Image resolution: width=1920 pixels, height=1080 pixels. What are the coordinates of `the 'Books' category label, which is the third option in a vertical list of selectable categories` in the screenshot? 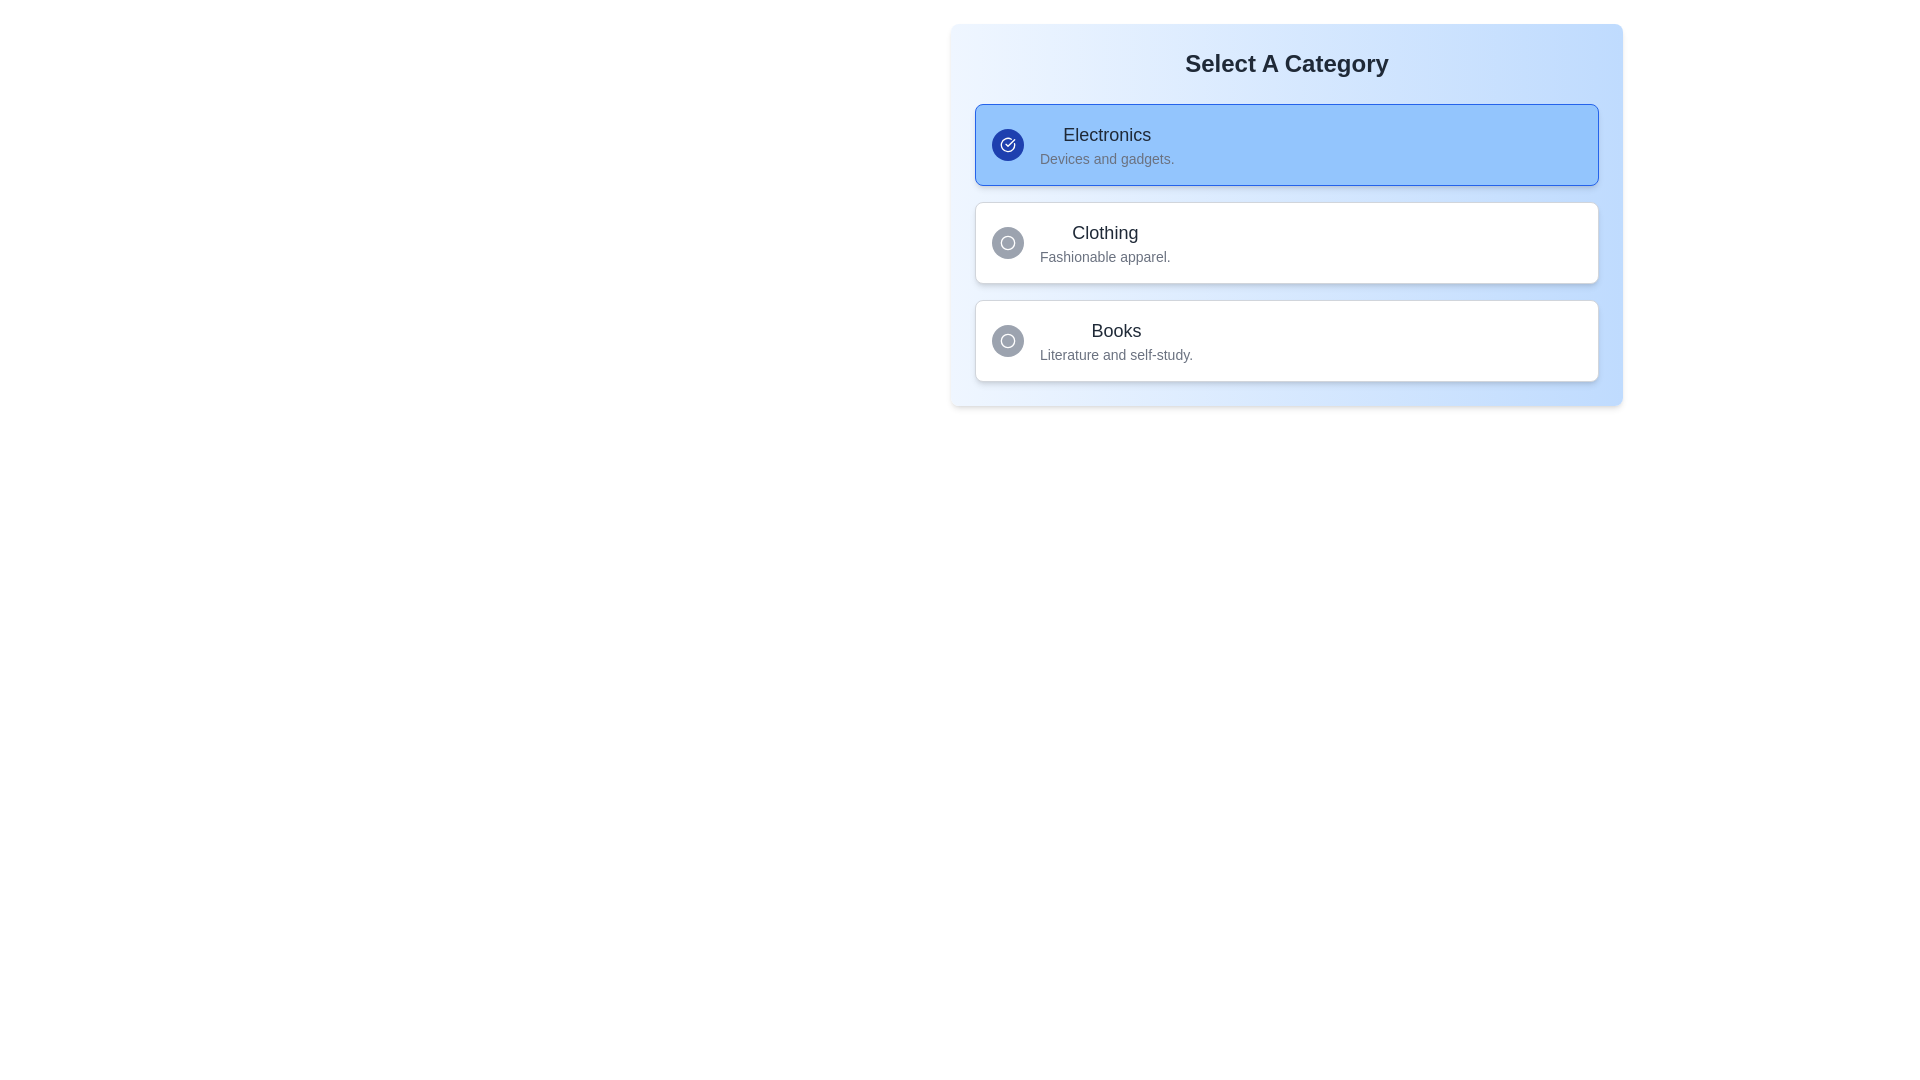 It's located at (1115, 339).